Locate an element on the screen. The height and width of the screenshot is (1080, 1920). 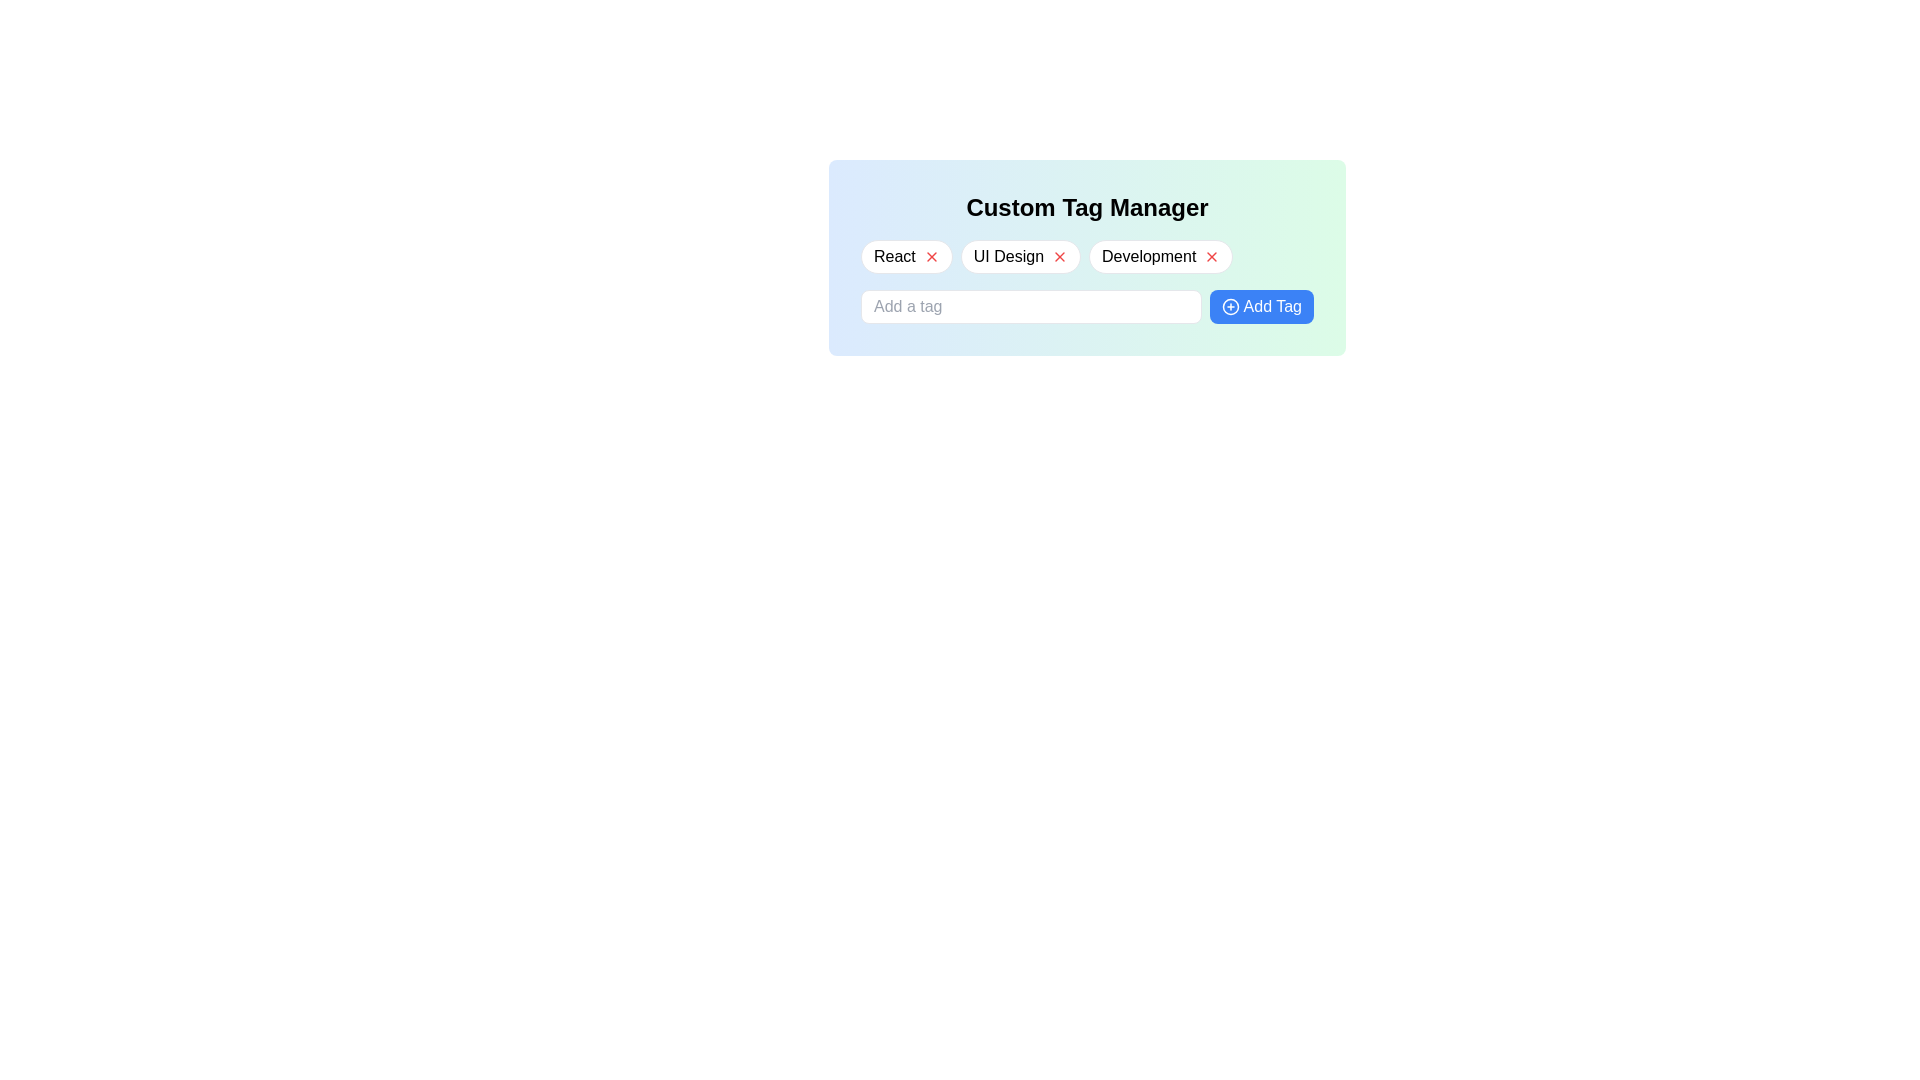
the second tag in the 'Custom Tag Manager' section to activate highlighting effects is located at coordinates (1020, 256).